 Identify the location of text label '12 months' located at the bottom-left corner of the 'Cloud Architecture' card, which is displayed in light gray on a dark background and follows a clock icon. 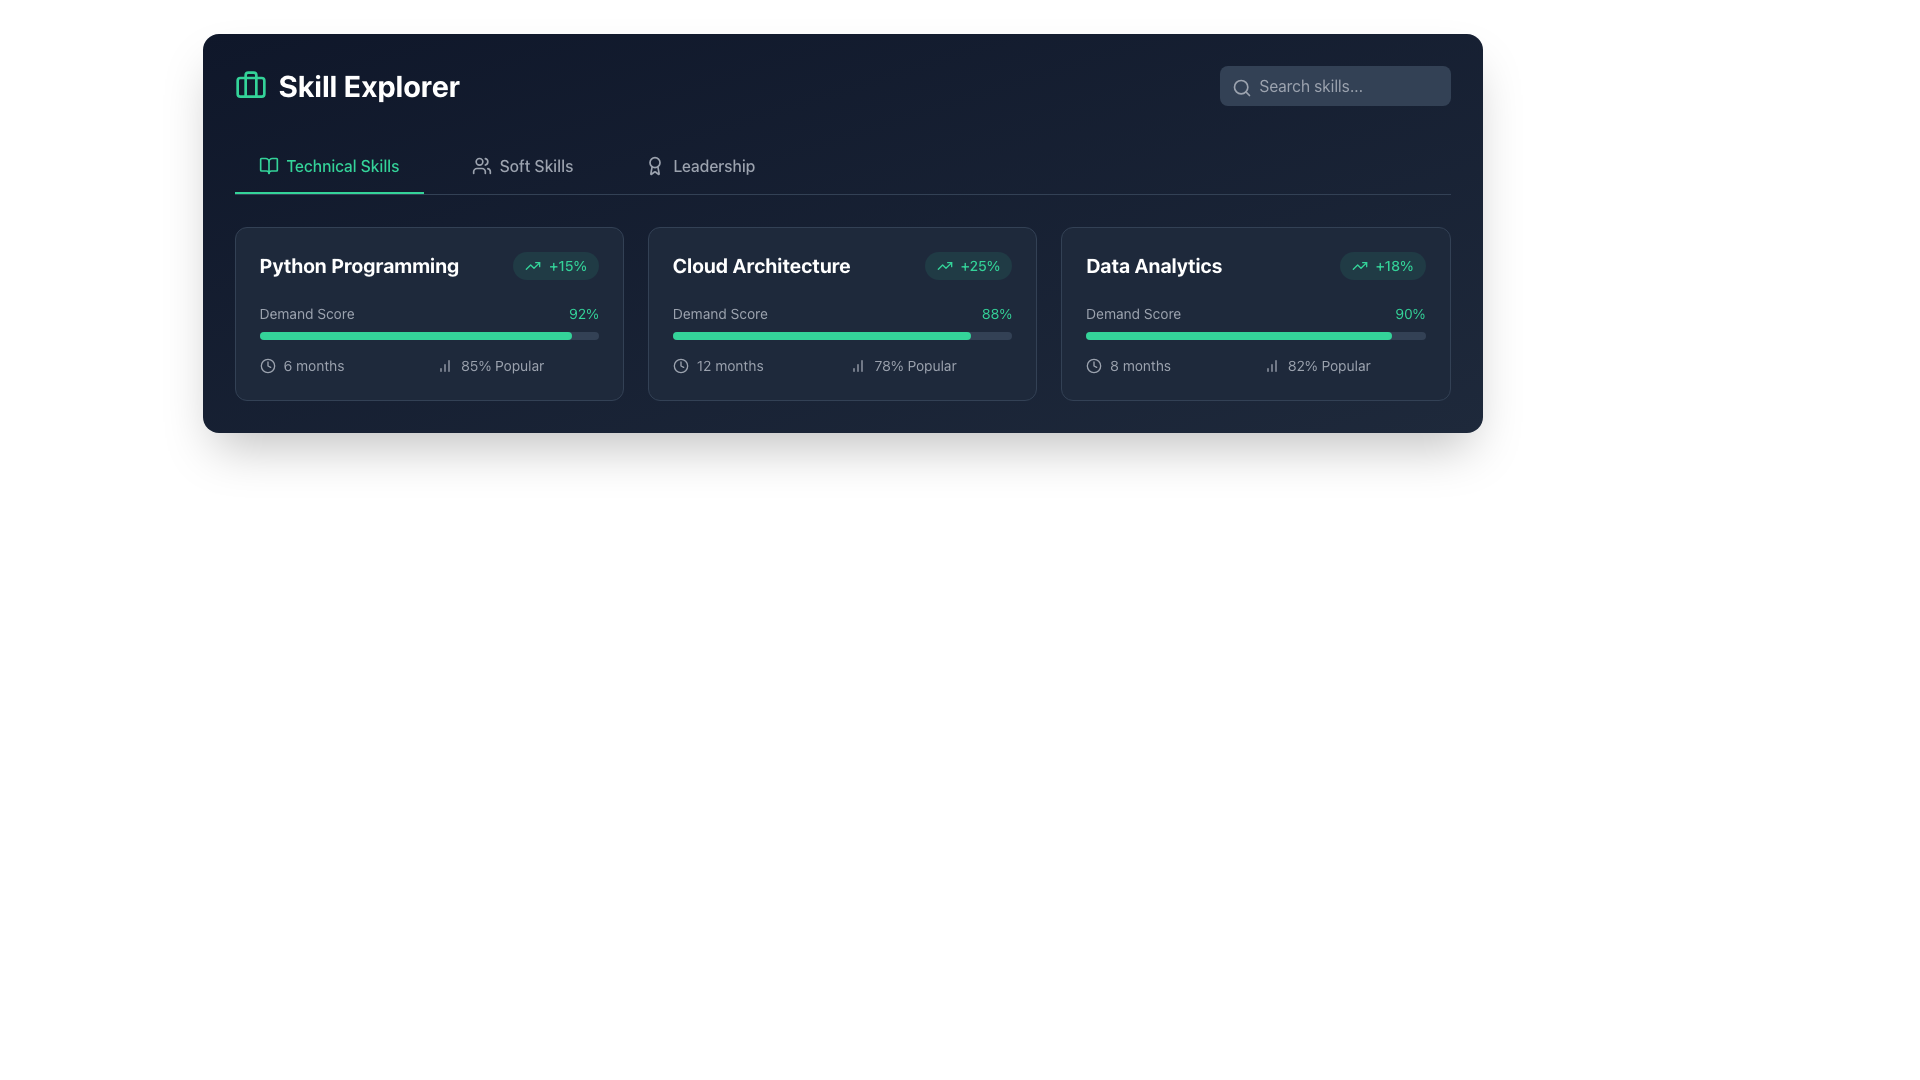
(729, 366).